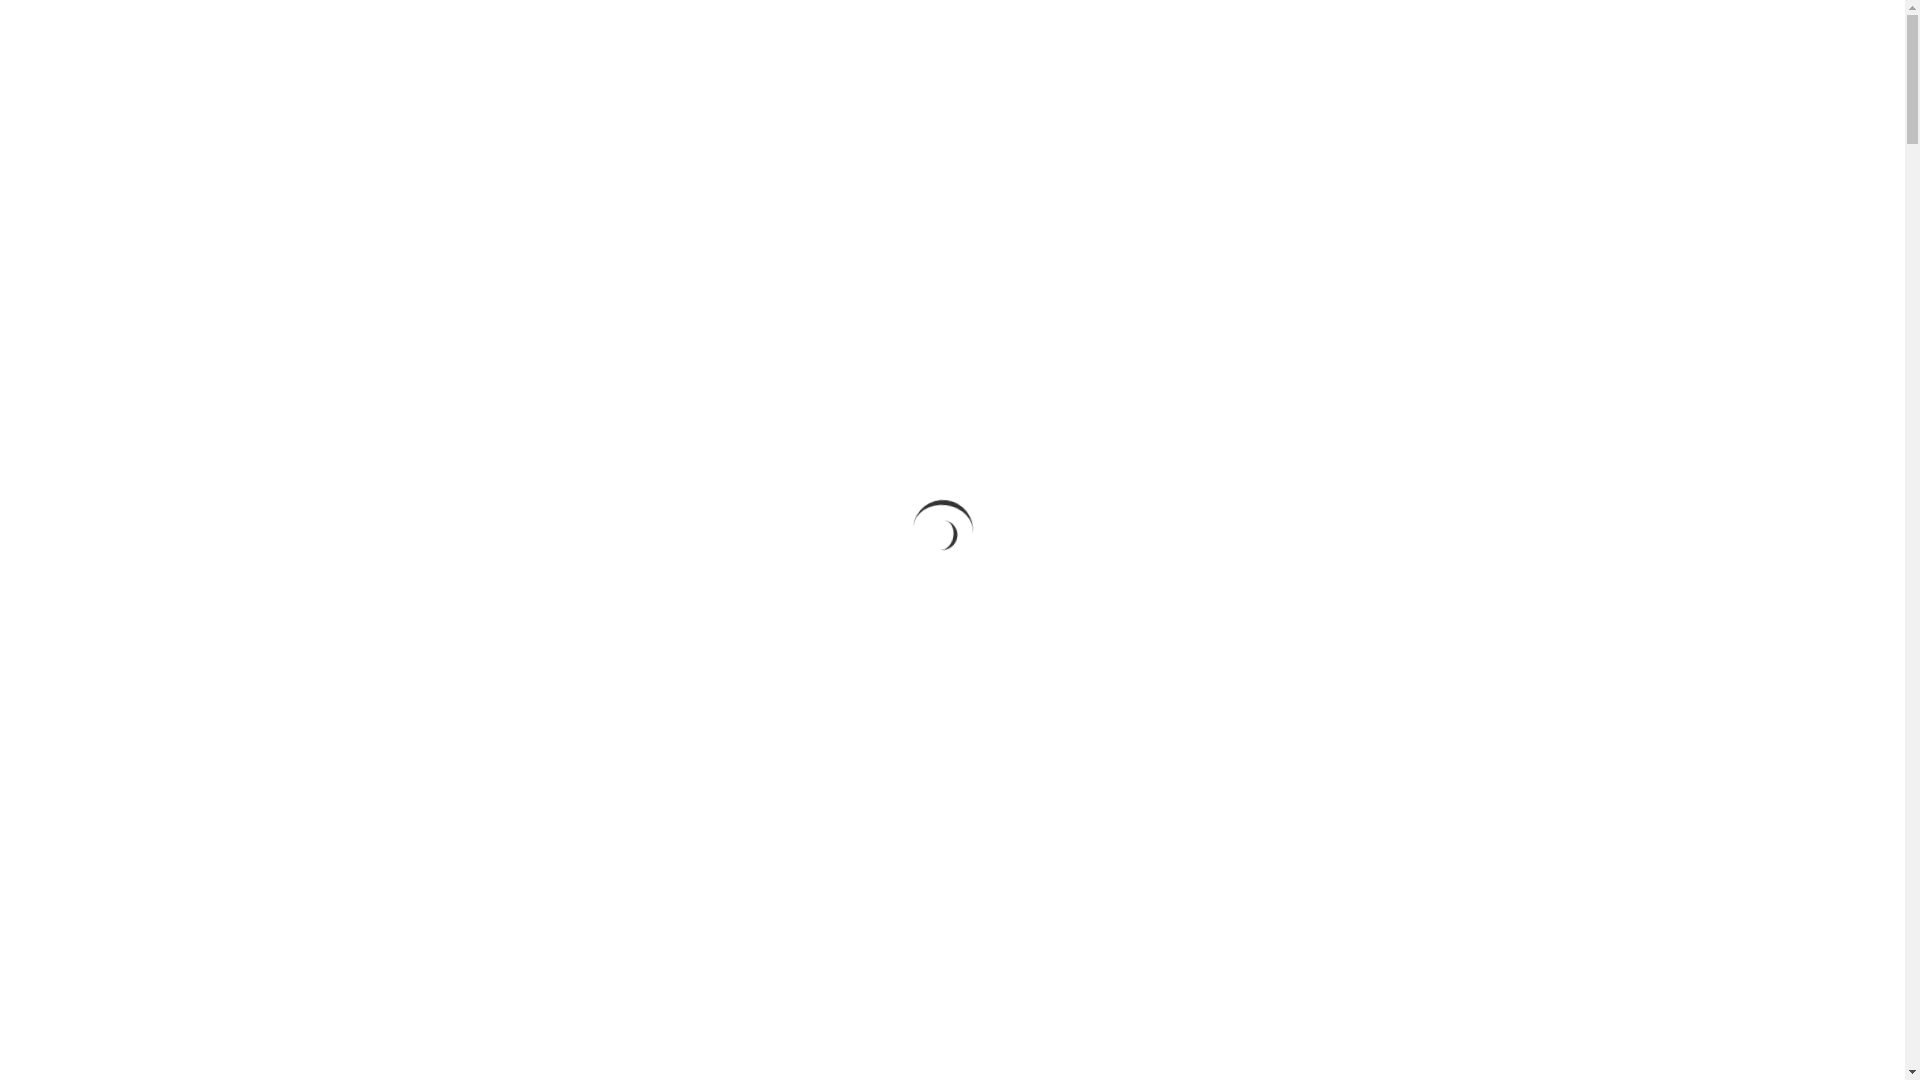 This screenshot has width=1920, height=1080. Describe the element at coordinates (734, 37) in the screenshot. I see `'HOME'` at that location.